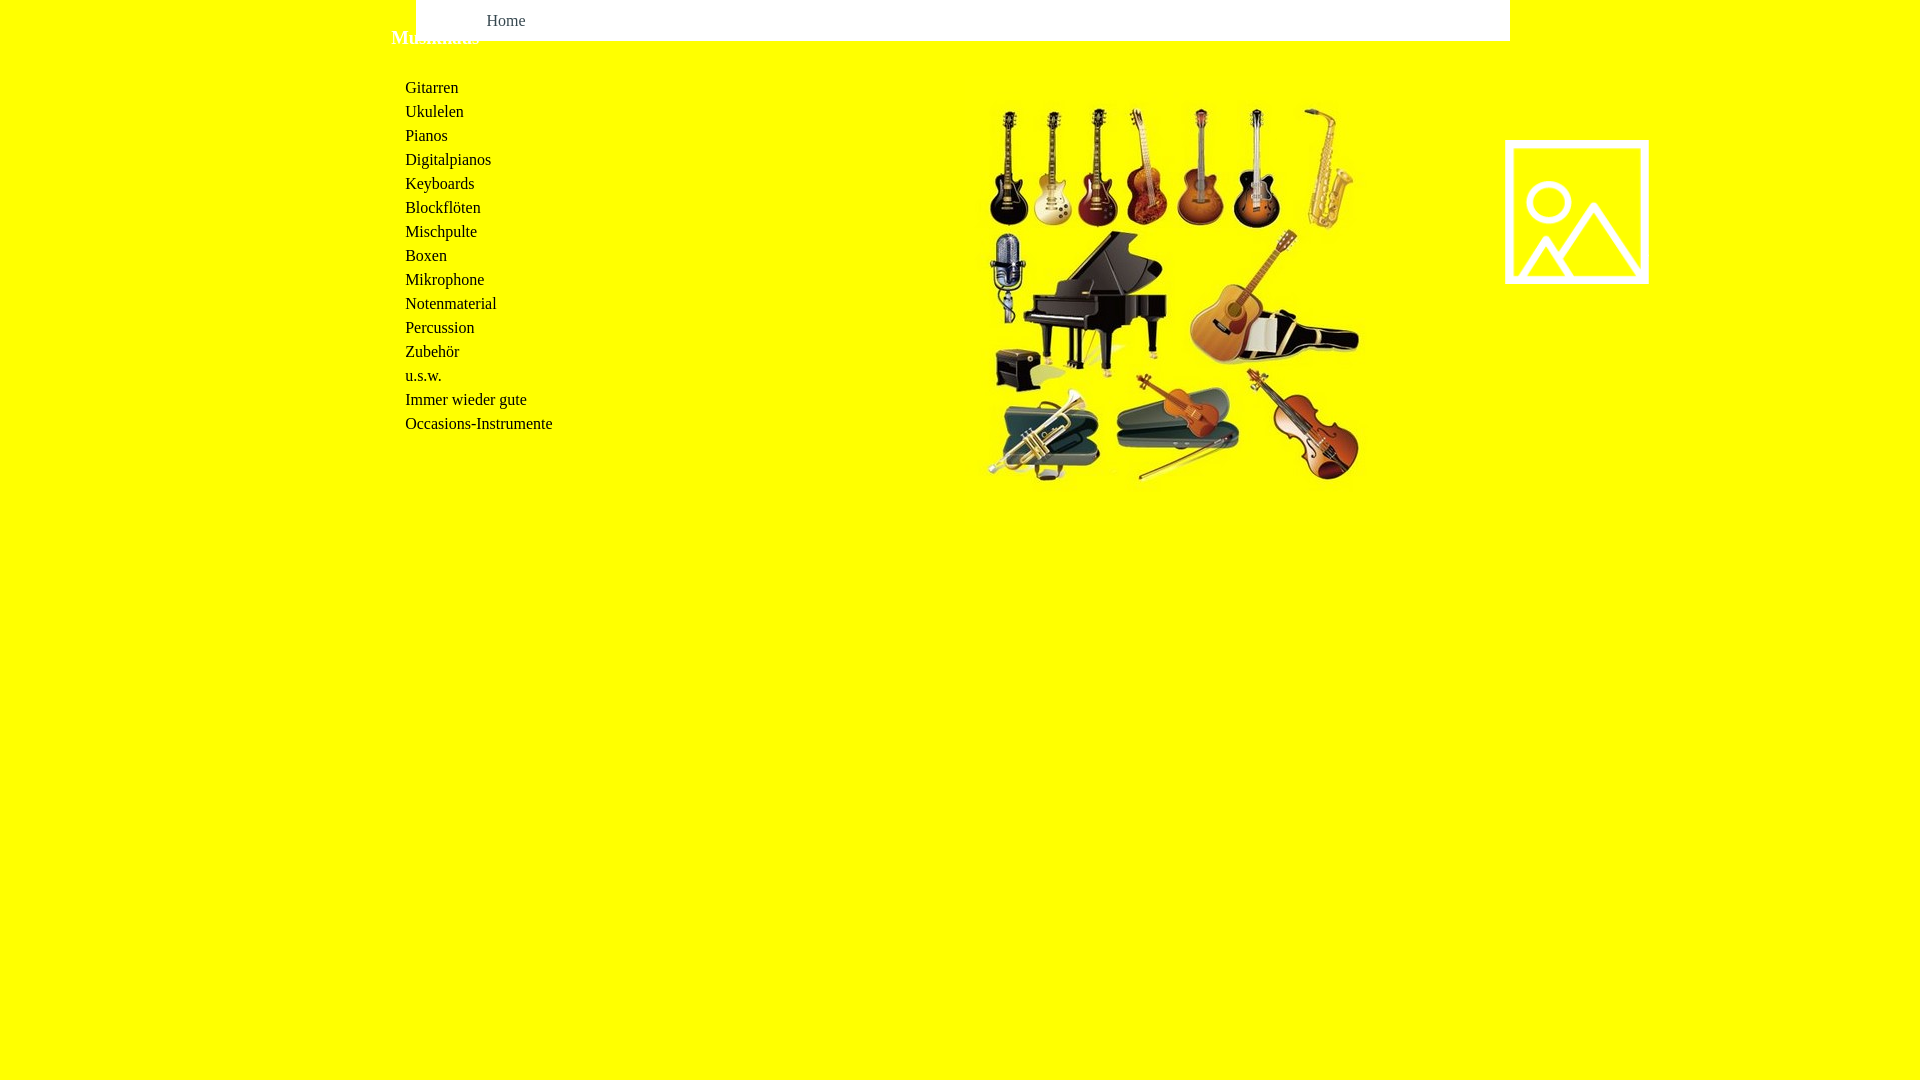 The height and width of the screenshot is (1080, 1920). What do you see at coordinates (505, 20) in the screenshot?
I see `'Home'` at bounding box center [505, 20].